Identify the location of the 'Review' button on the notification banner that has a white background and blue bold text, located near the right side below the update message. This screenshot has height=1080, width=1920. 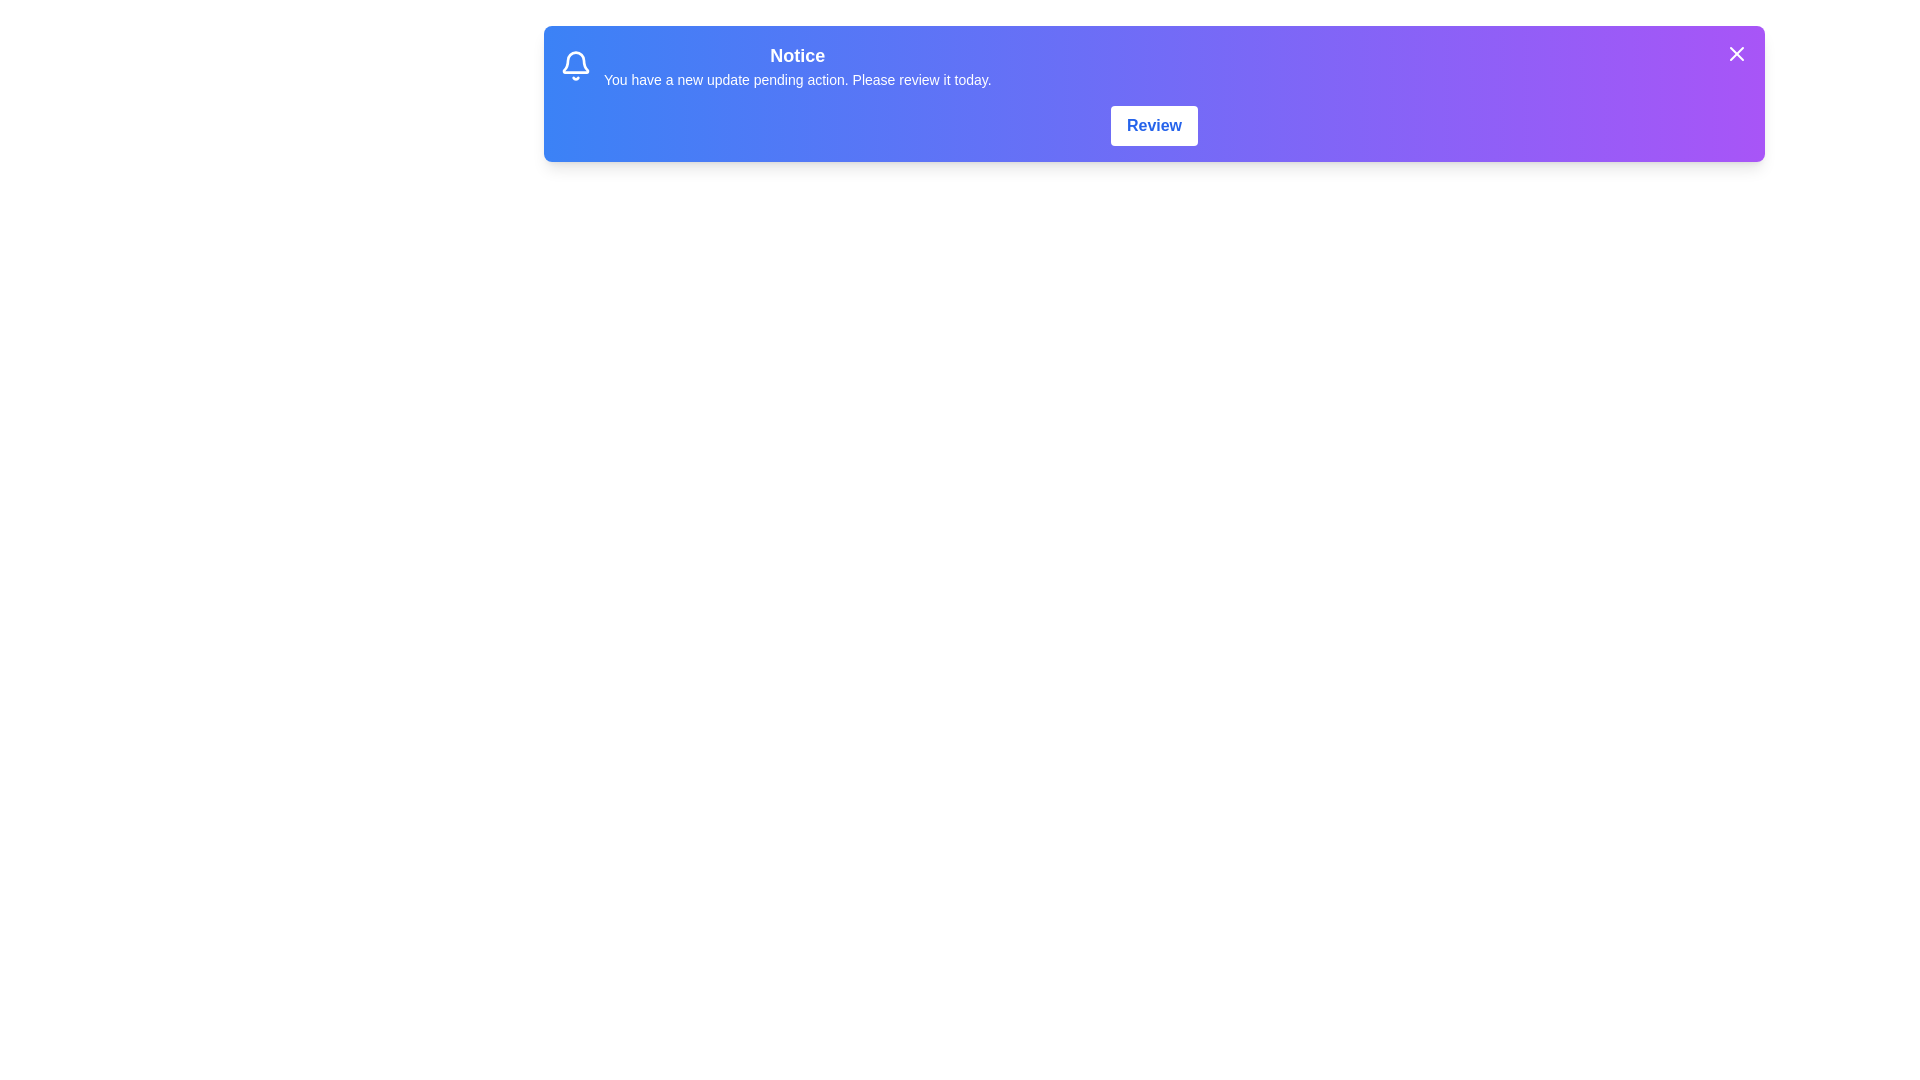
(1154, 126).